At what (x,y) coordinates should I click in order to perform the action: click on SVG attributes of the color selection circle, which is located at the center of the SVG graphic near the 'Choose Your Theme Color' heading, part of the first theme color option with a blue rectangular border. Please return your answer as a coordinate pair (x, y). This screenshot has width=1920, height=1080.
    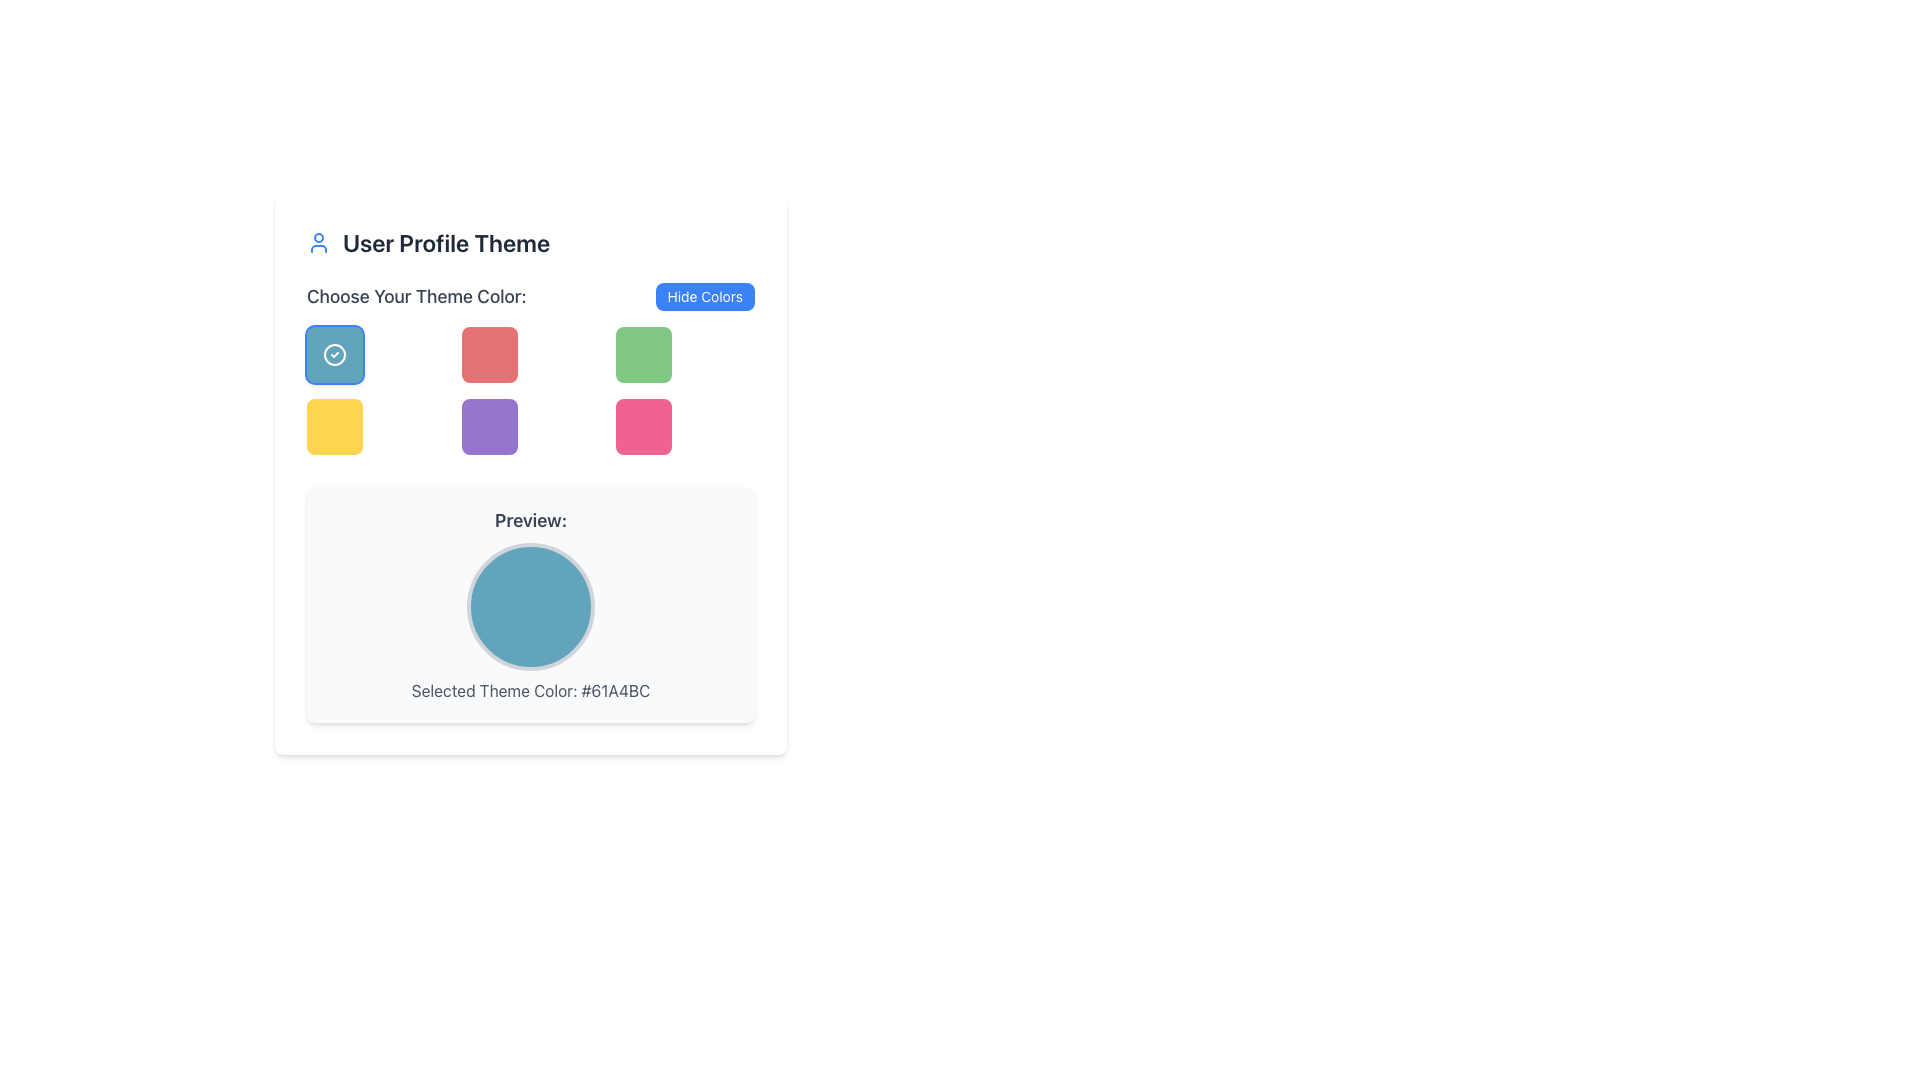
    Looking at the image, I should click on (335, 353).